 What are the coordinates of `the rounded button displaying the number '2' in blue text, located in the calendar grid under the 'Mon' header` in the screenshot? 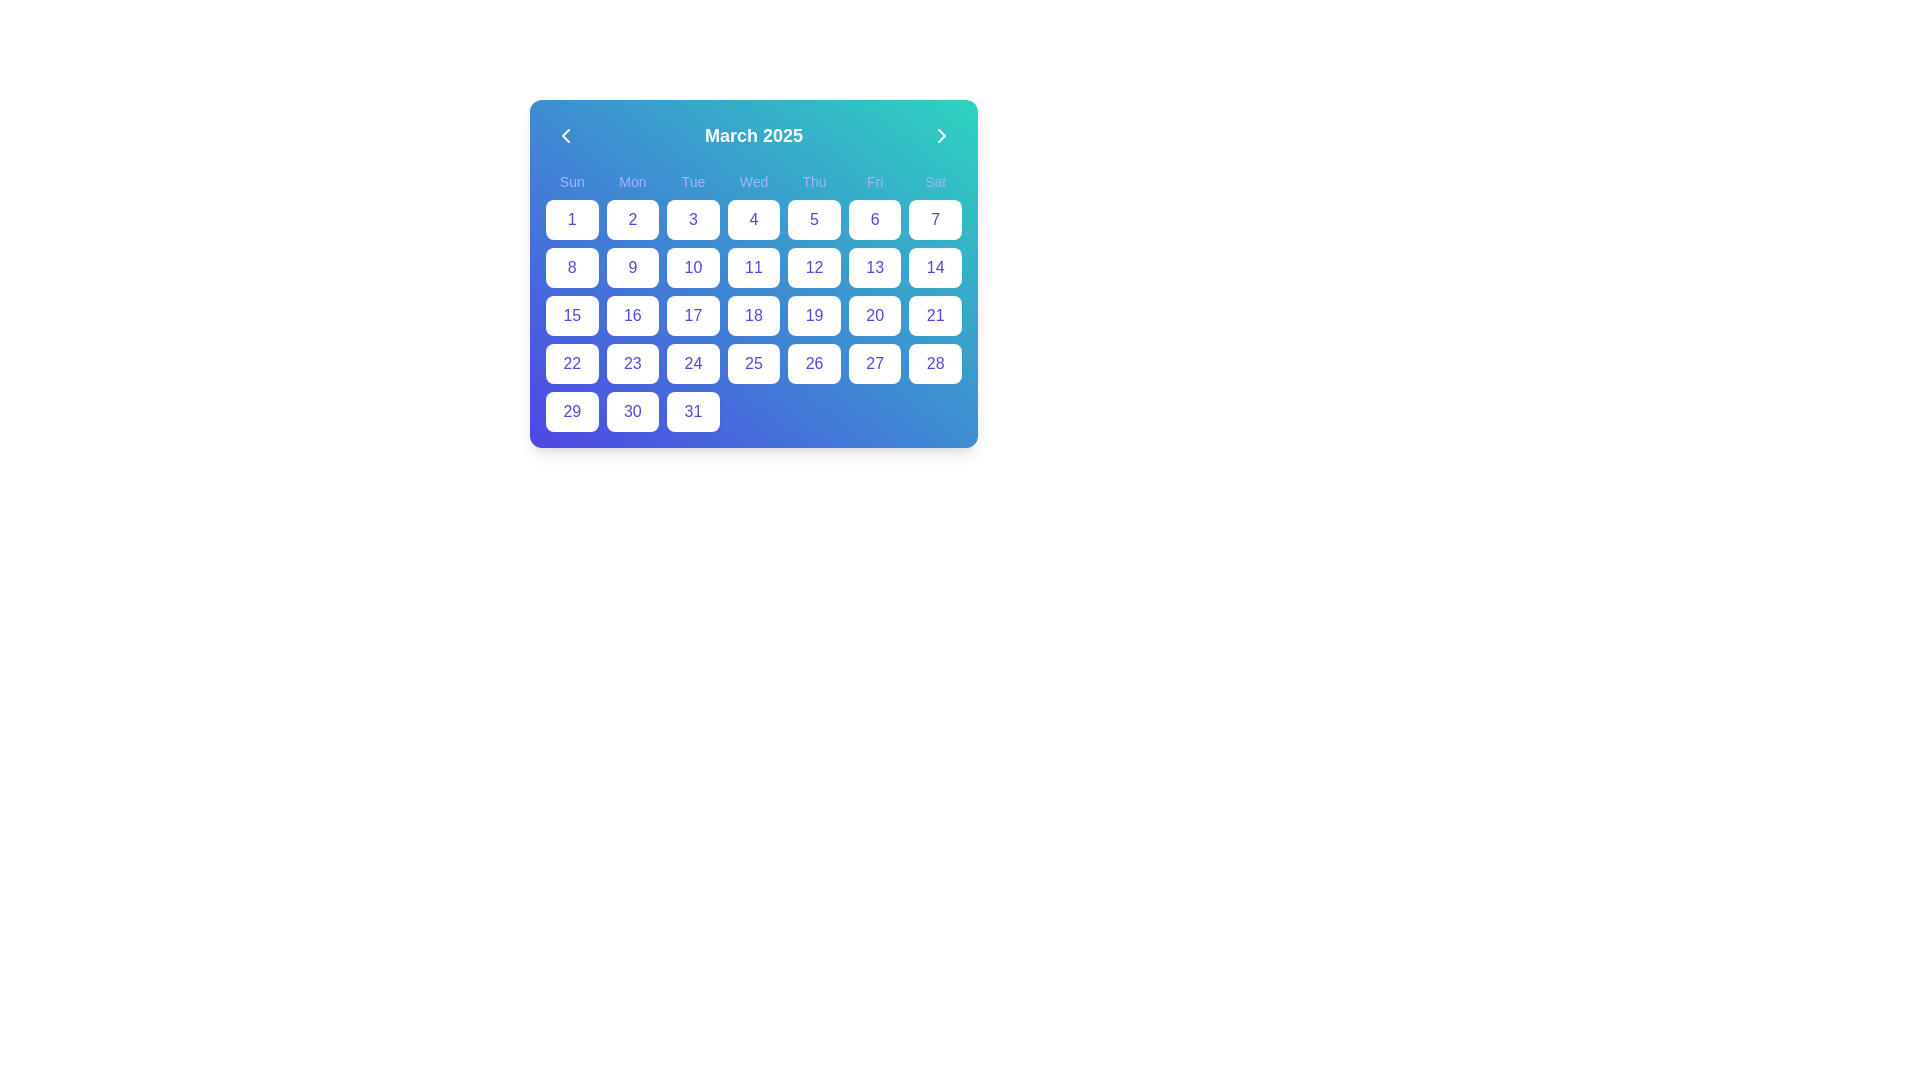 It's located at (631, 219).